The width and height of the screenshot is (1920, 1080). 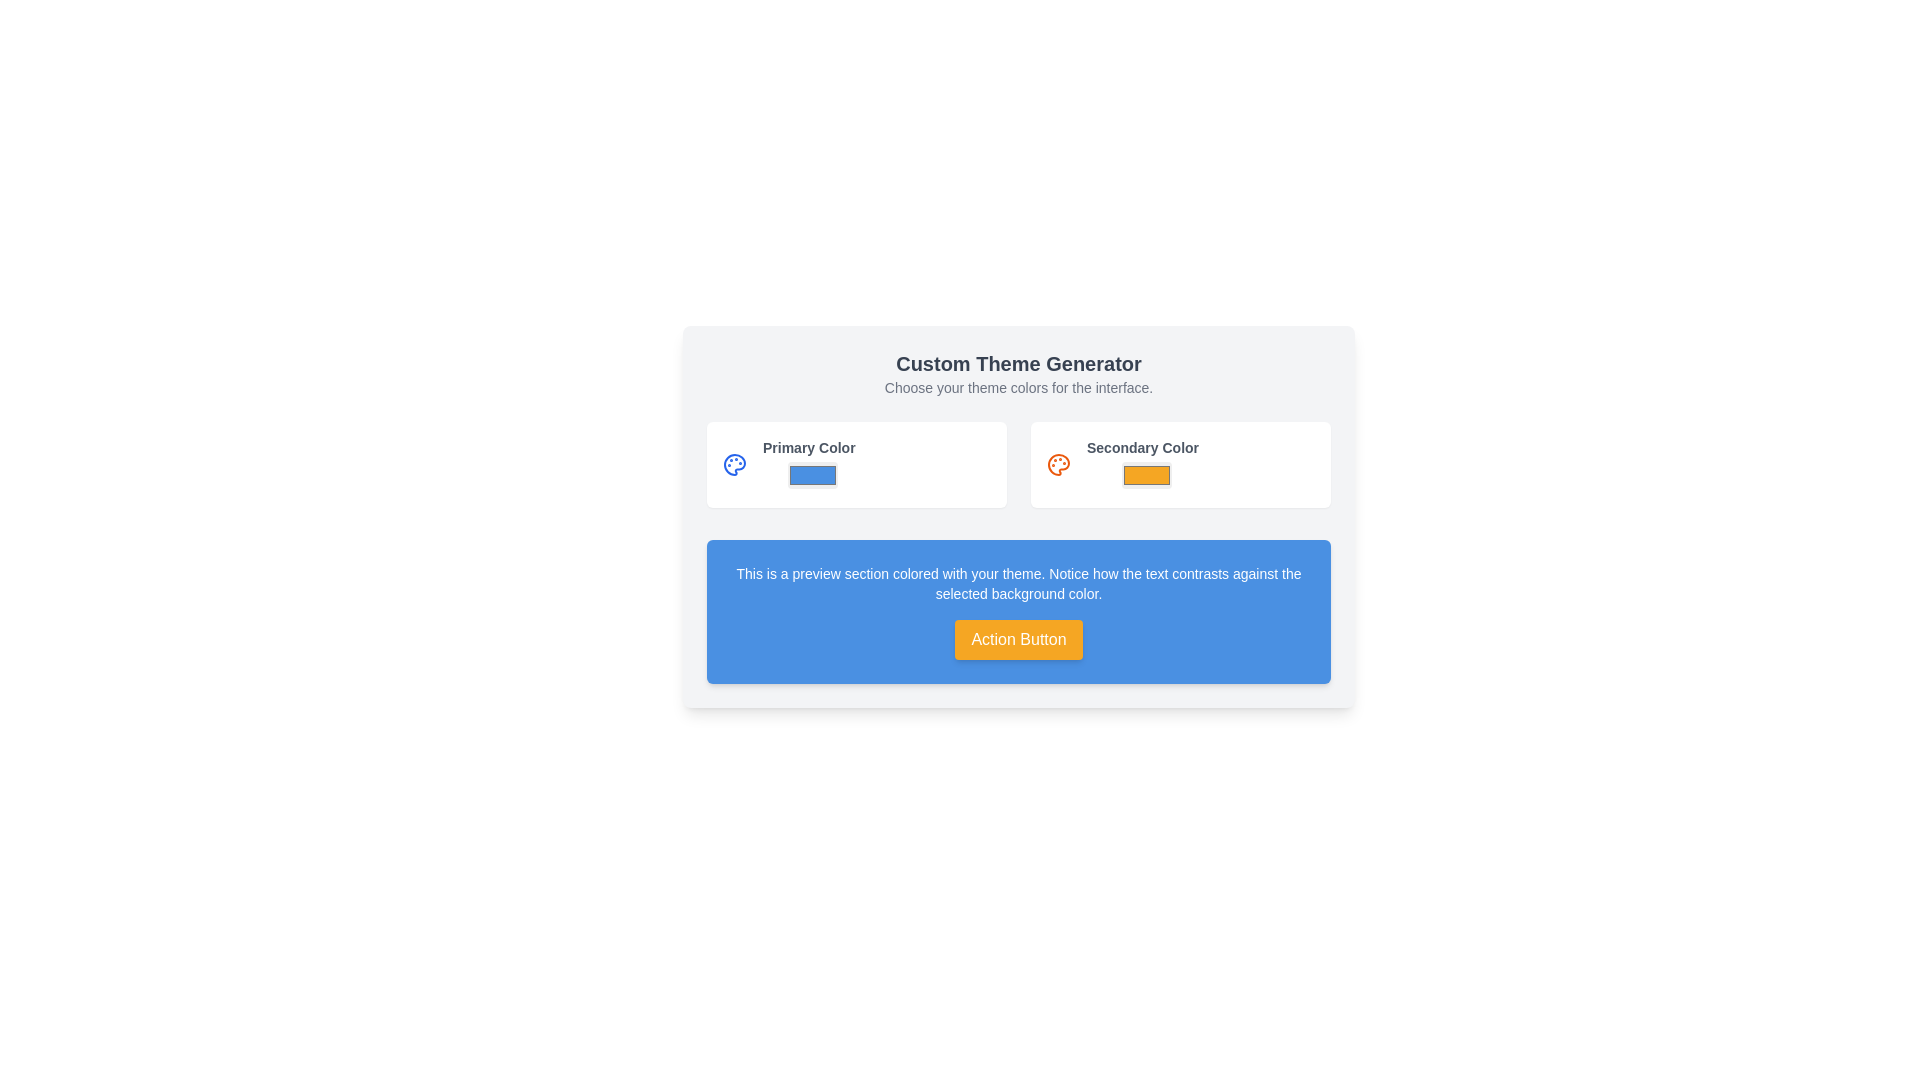 What do you see at coordinates (813, 475) in the screenshot?
I see `the blue color picker button located under the 'Primary Color' label` at bounding box center [813, 475].